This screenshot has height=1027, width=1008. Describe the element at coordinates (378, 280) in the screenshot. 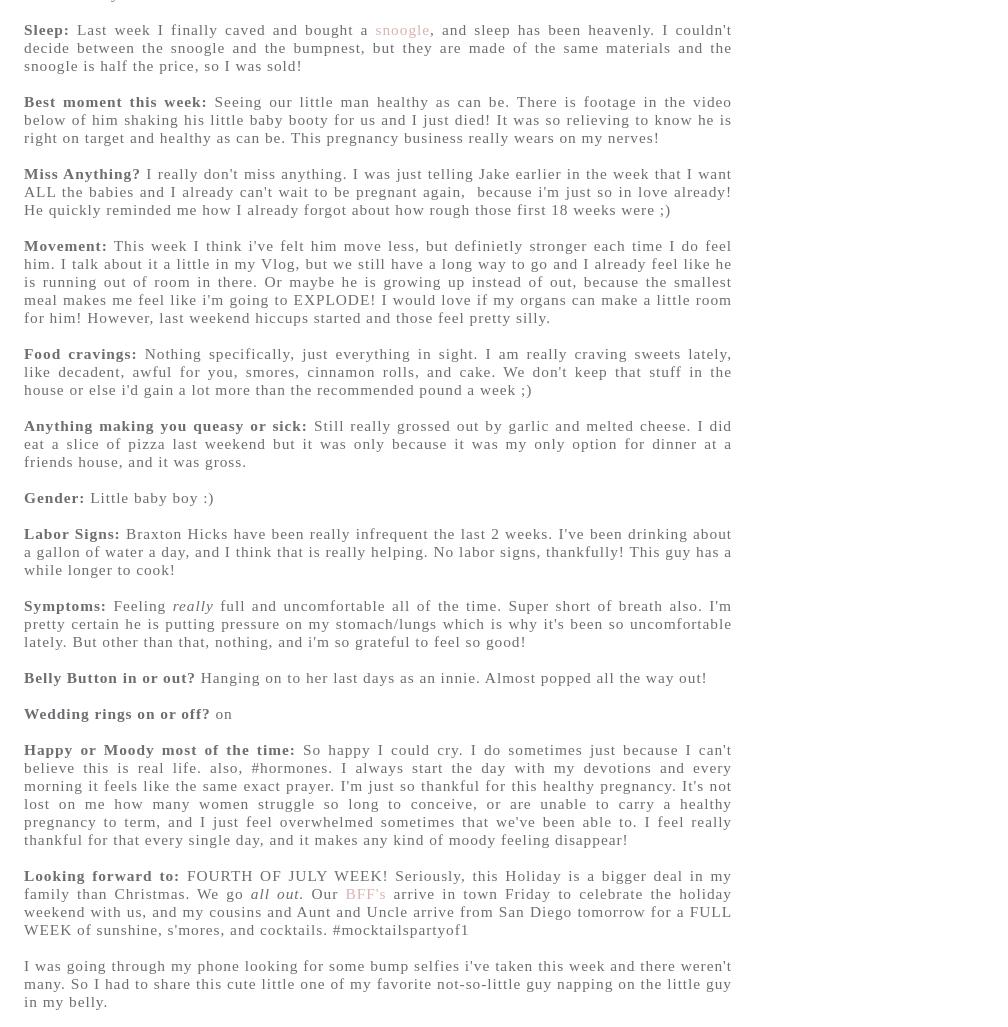

I see `'This week I think i've felt him move less, but definietly stronger each time I do feel him. I talk about it a little in my Vlog, but we still have a long way to go and I already feel like he is running out of room in there. Or maybe he is growing up instead of out, because the smallest meal makes me feel like i'm going to EXPLODE! I would love if my organs can make a little room for him! However, last weekend hiccups started and those feel pretty silly.'` at that location.